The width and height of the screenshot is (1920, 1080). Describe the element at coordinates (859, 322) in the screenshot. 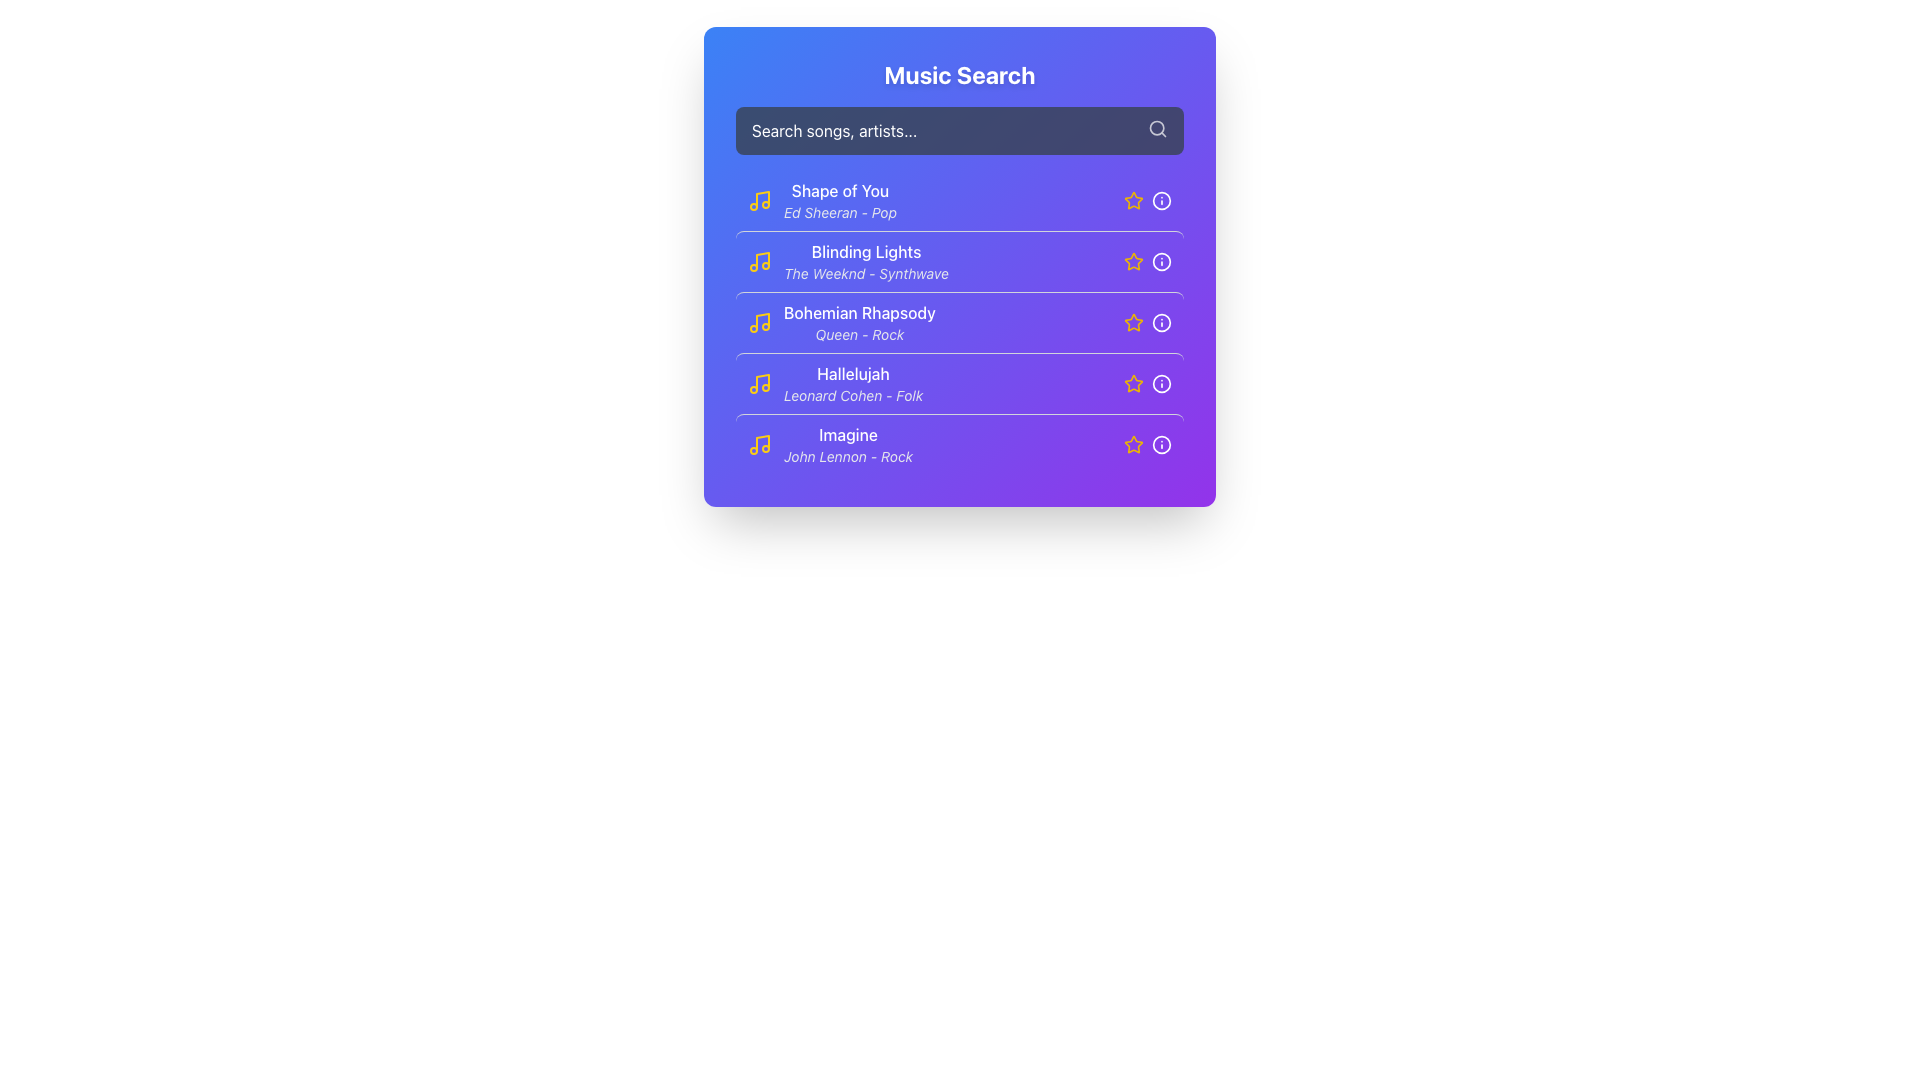

I see `the Text Display element that shows the title 'Bohemian Rhapsody' in bold and the subtitle 'Queen - Rock' in italicized font, located as the third entry in the list under the text input box` at that location.